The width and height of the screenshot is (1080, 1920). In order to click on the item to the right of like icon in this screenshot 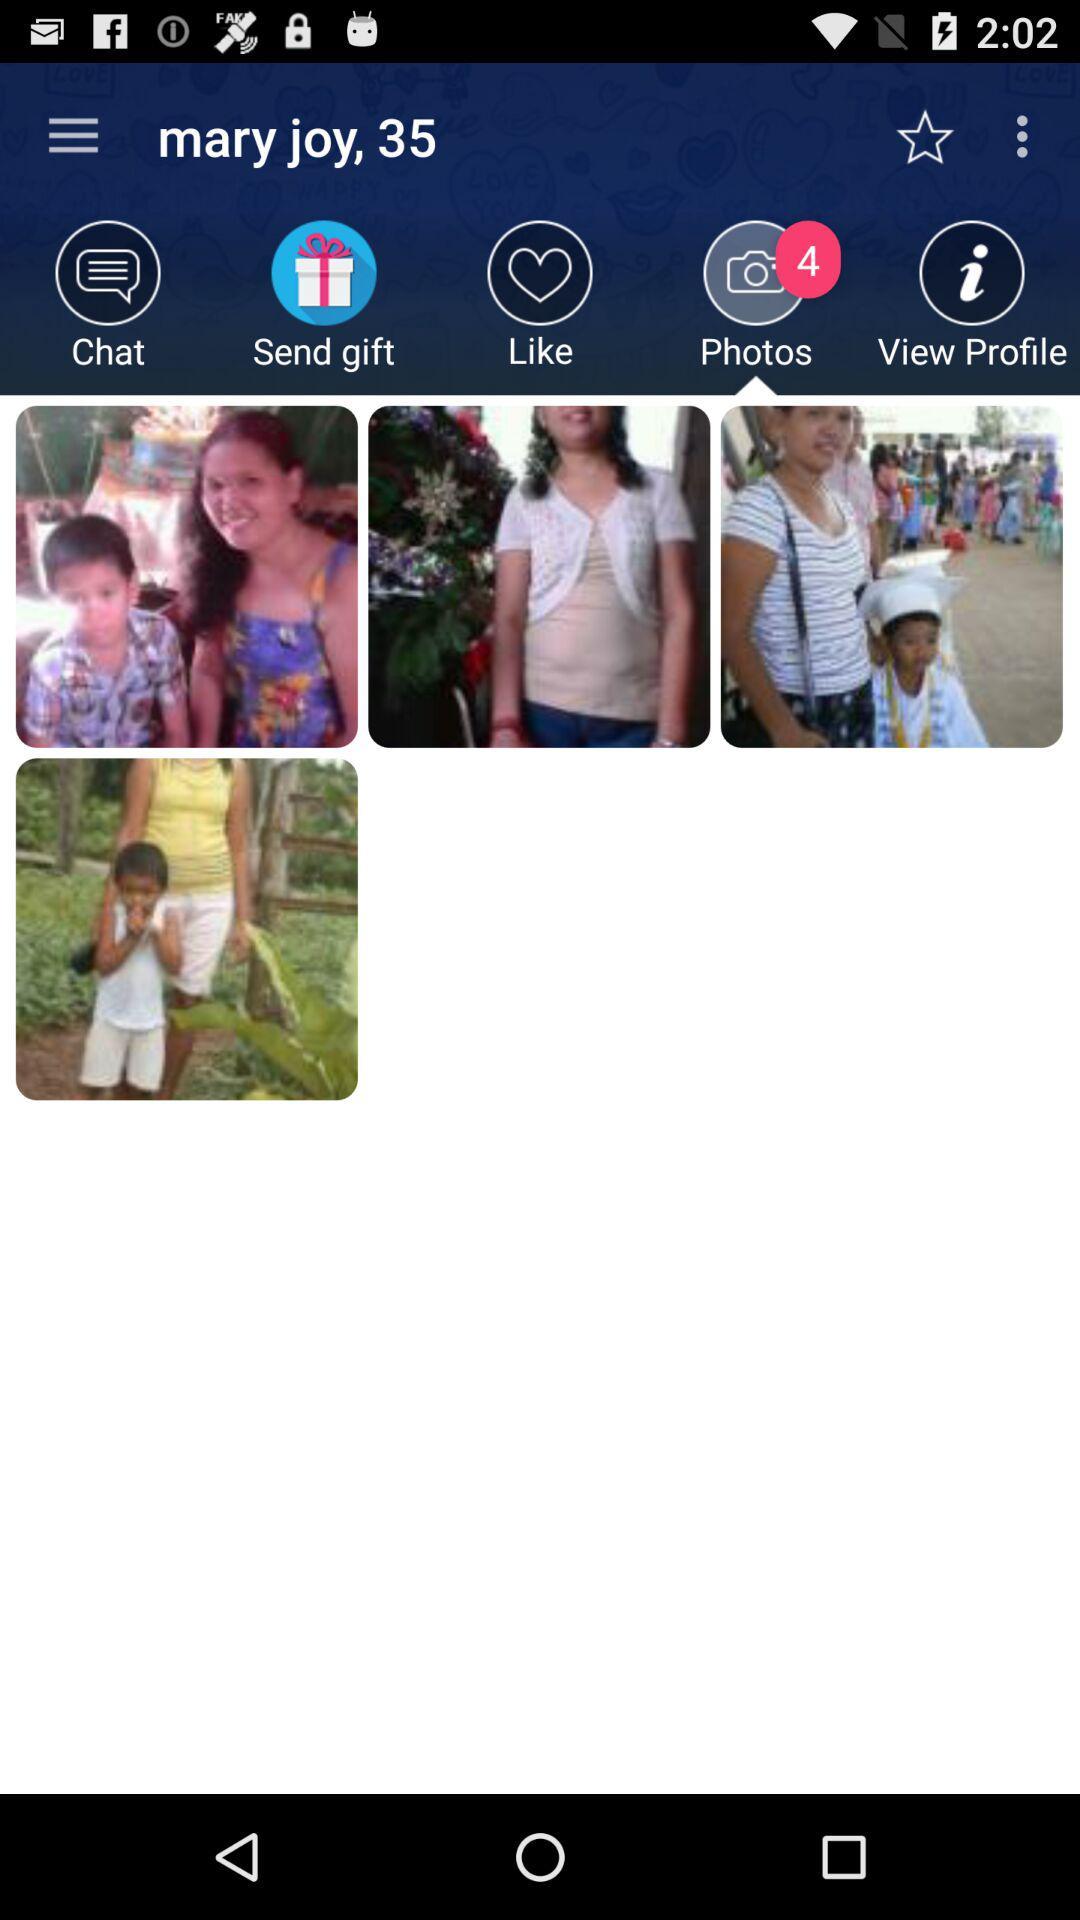, I will do `click(756, 306)`.